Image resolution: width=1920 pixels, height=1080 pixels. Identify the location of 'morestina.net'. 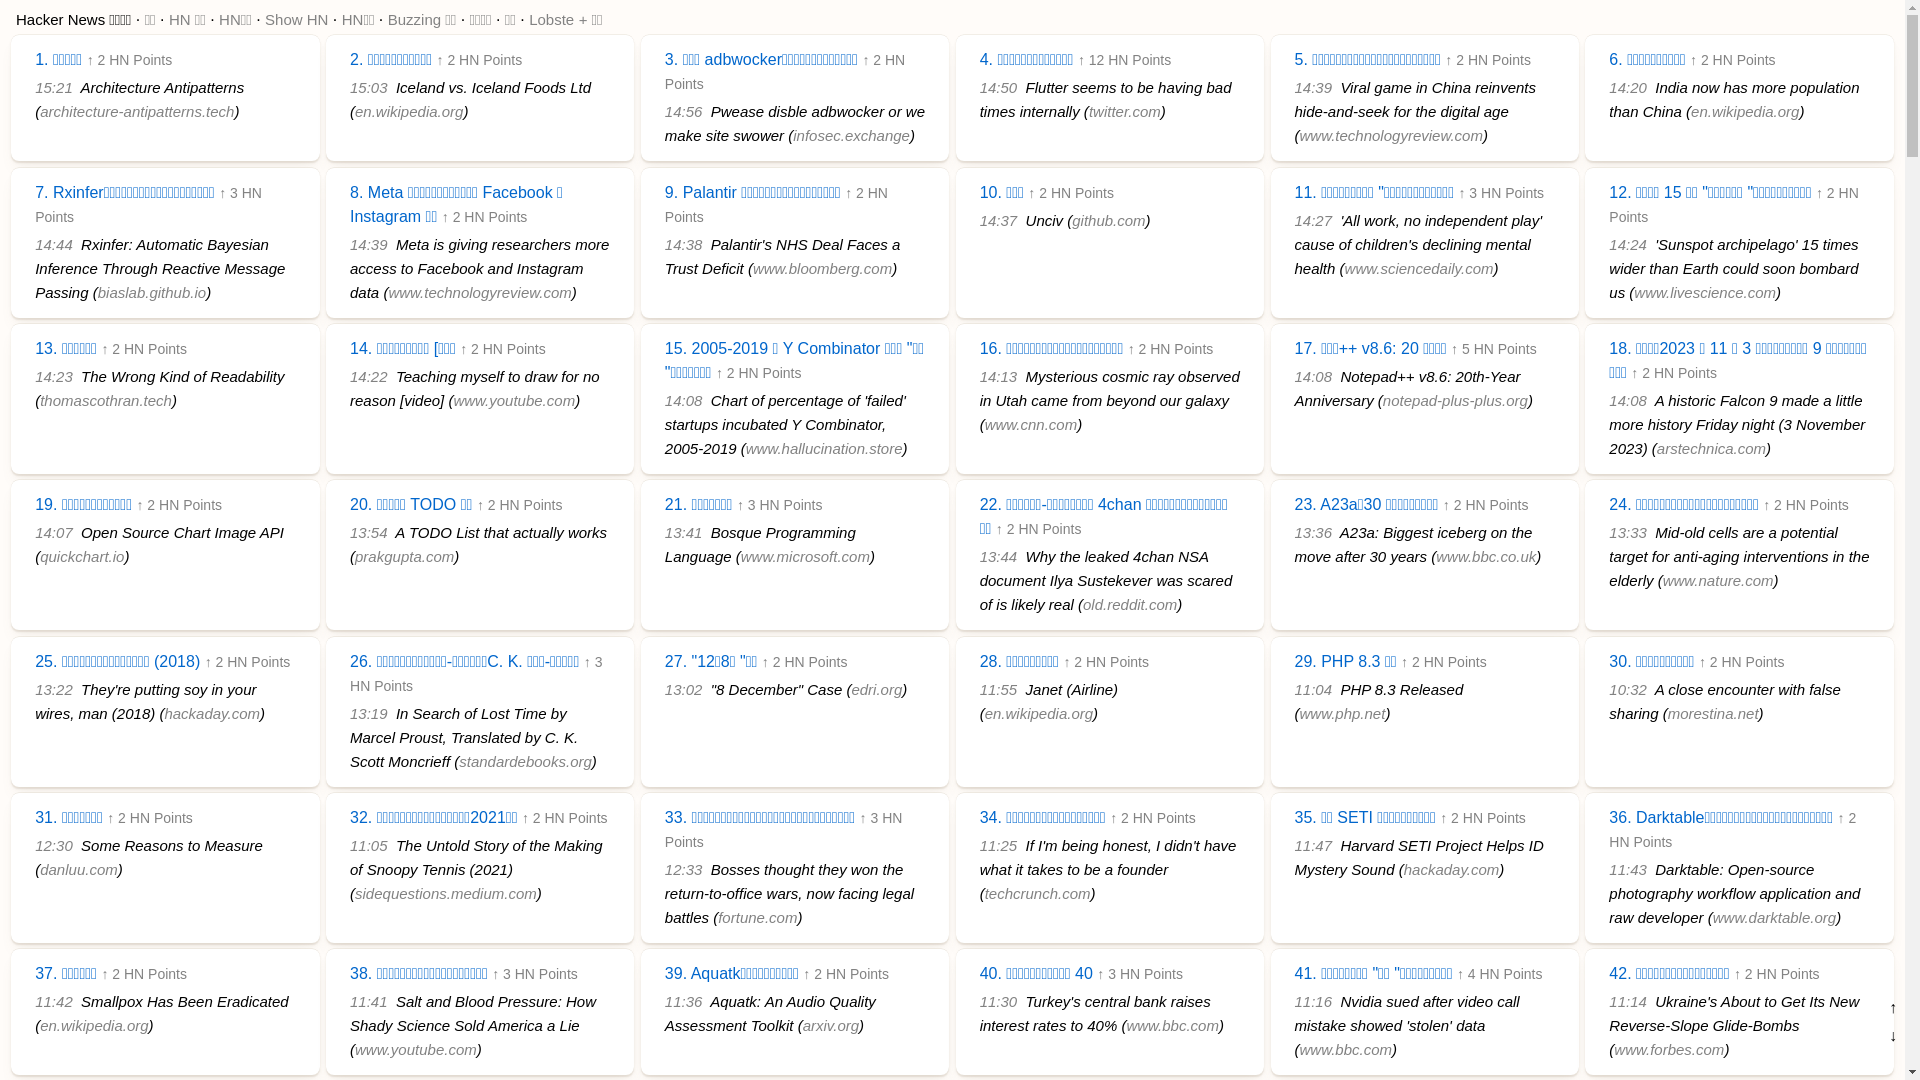
(1712, 712).